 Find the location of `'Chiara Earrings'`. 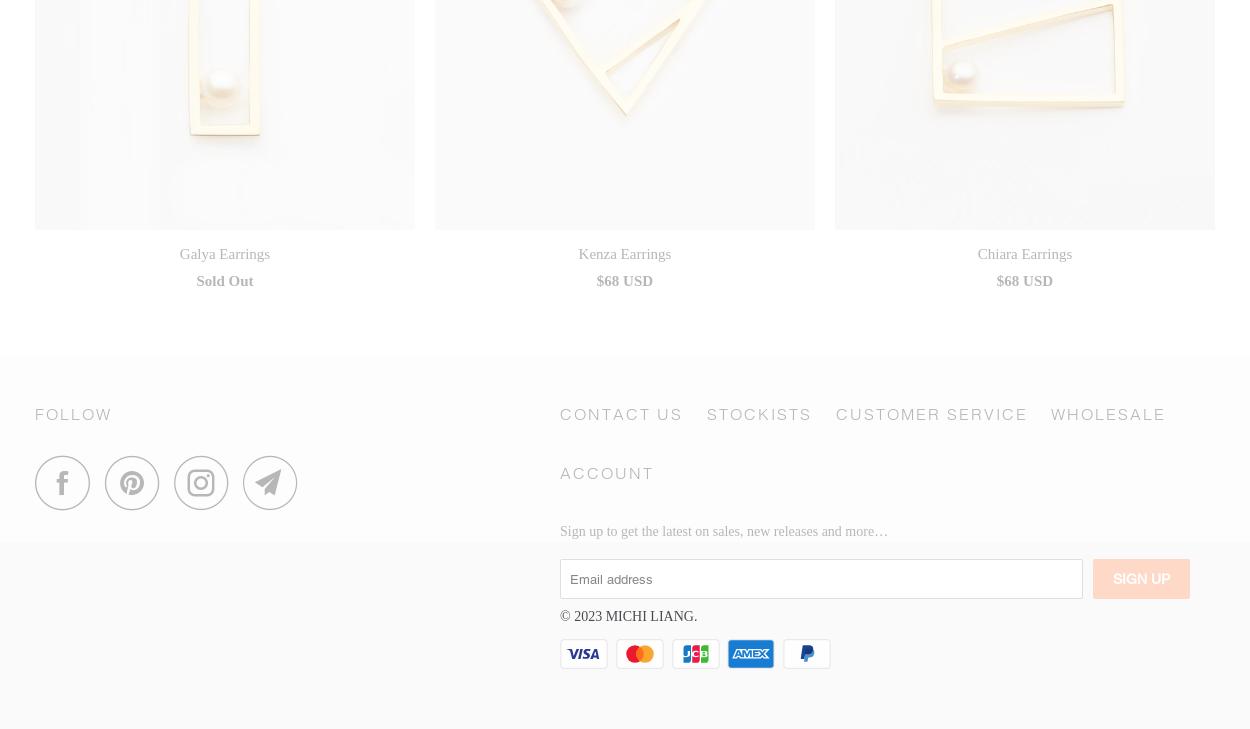

'Chiara Earrings' is located at coordinates (1024, 252).